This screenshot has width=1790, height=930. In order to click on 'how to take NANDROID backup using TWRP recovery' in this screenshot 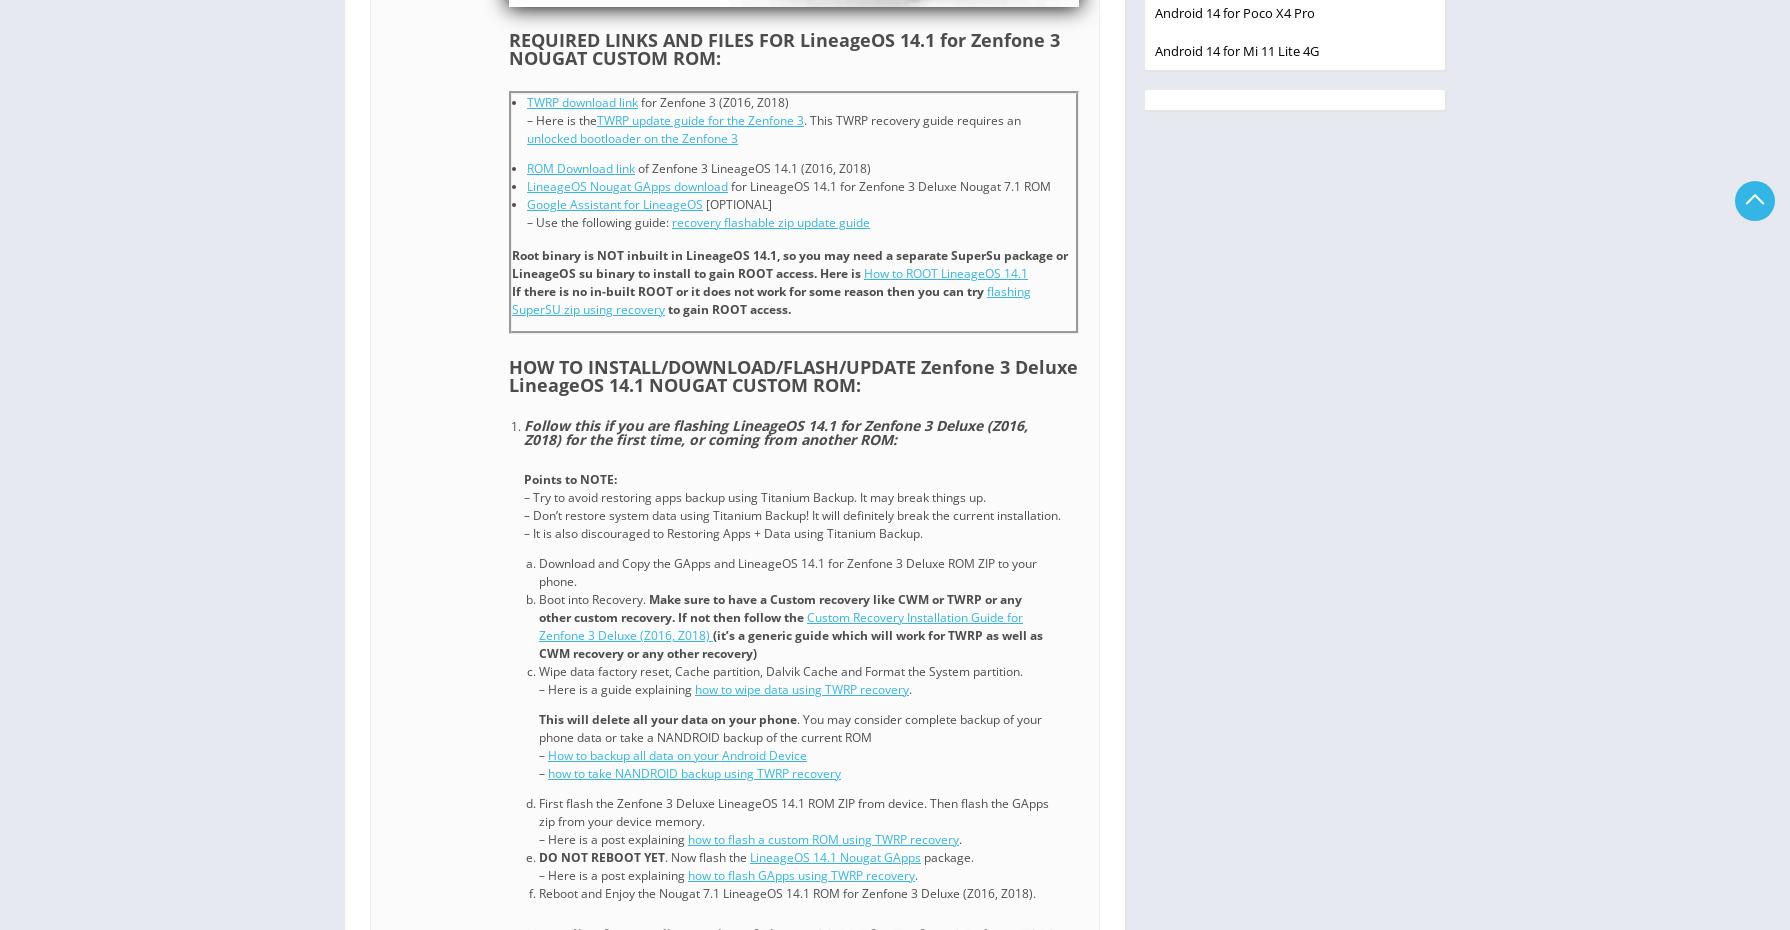, I will do `click(546, 773)`.